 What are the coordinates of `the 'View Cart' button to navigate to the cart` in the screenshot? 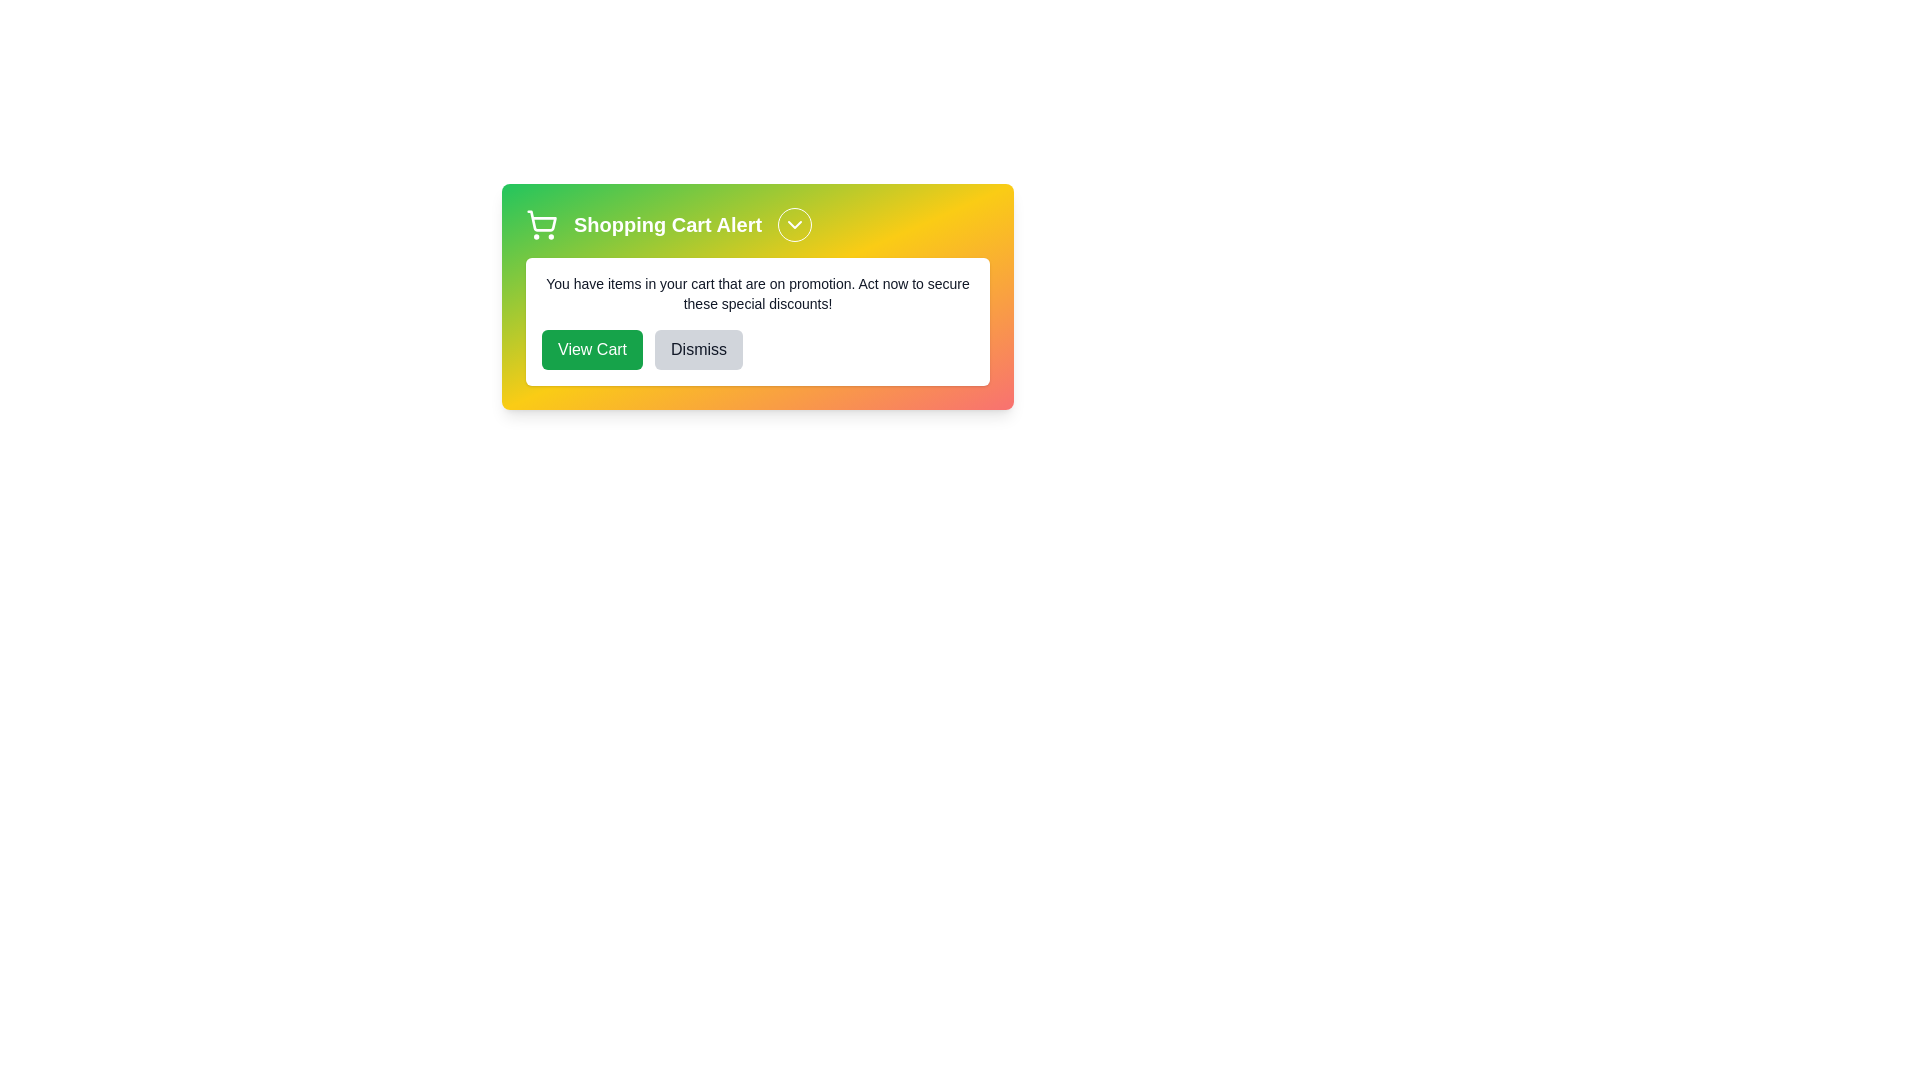 It's located at (591, 349).